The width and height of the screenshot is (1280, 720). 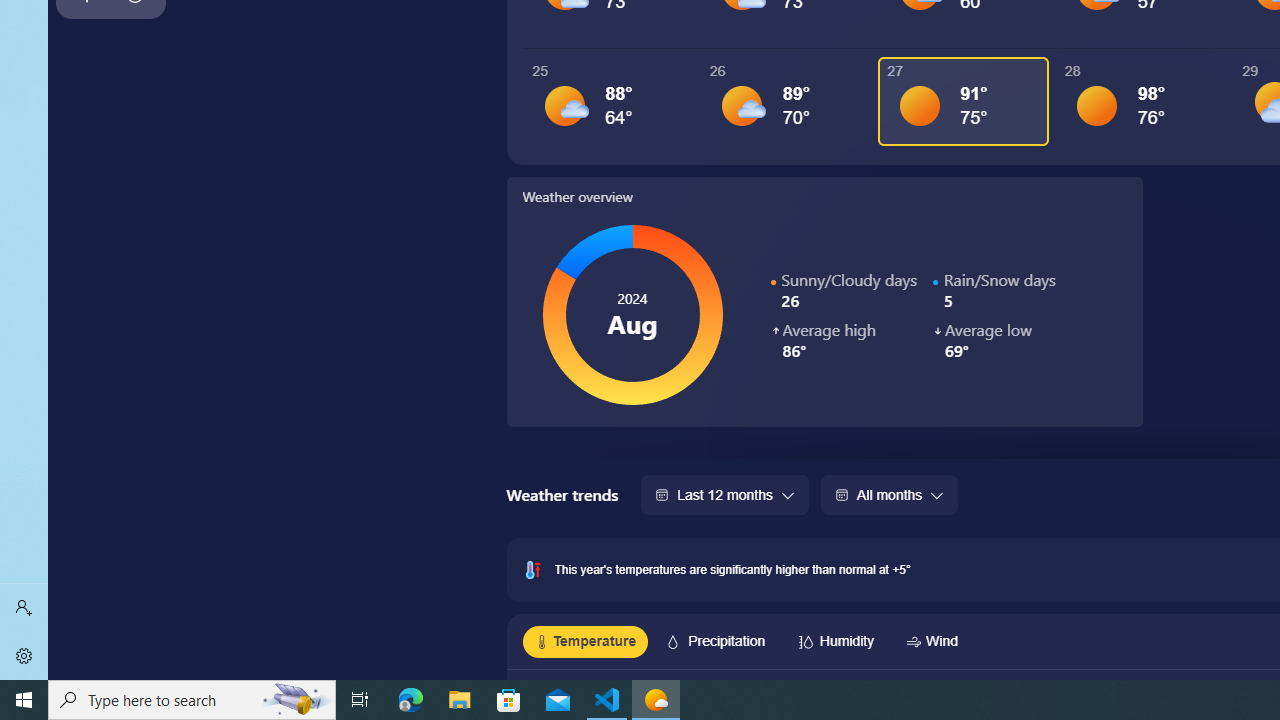 I want to click on 'Microsoft Store', so click(x=509, y=698).